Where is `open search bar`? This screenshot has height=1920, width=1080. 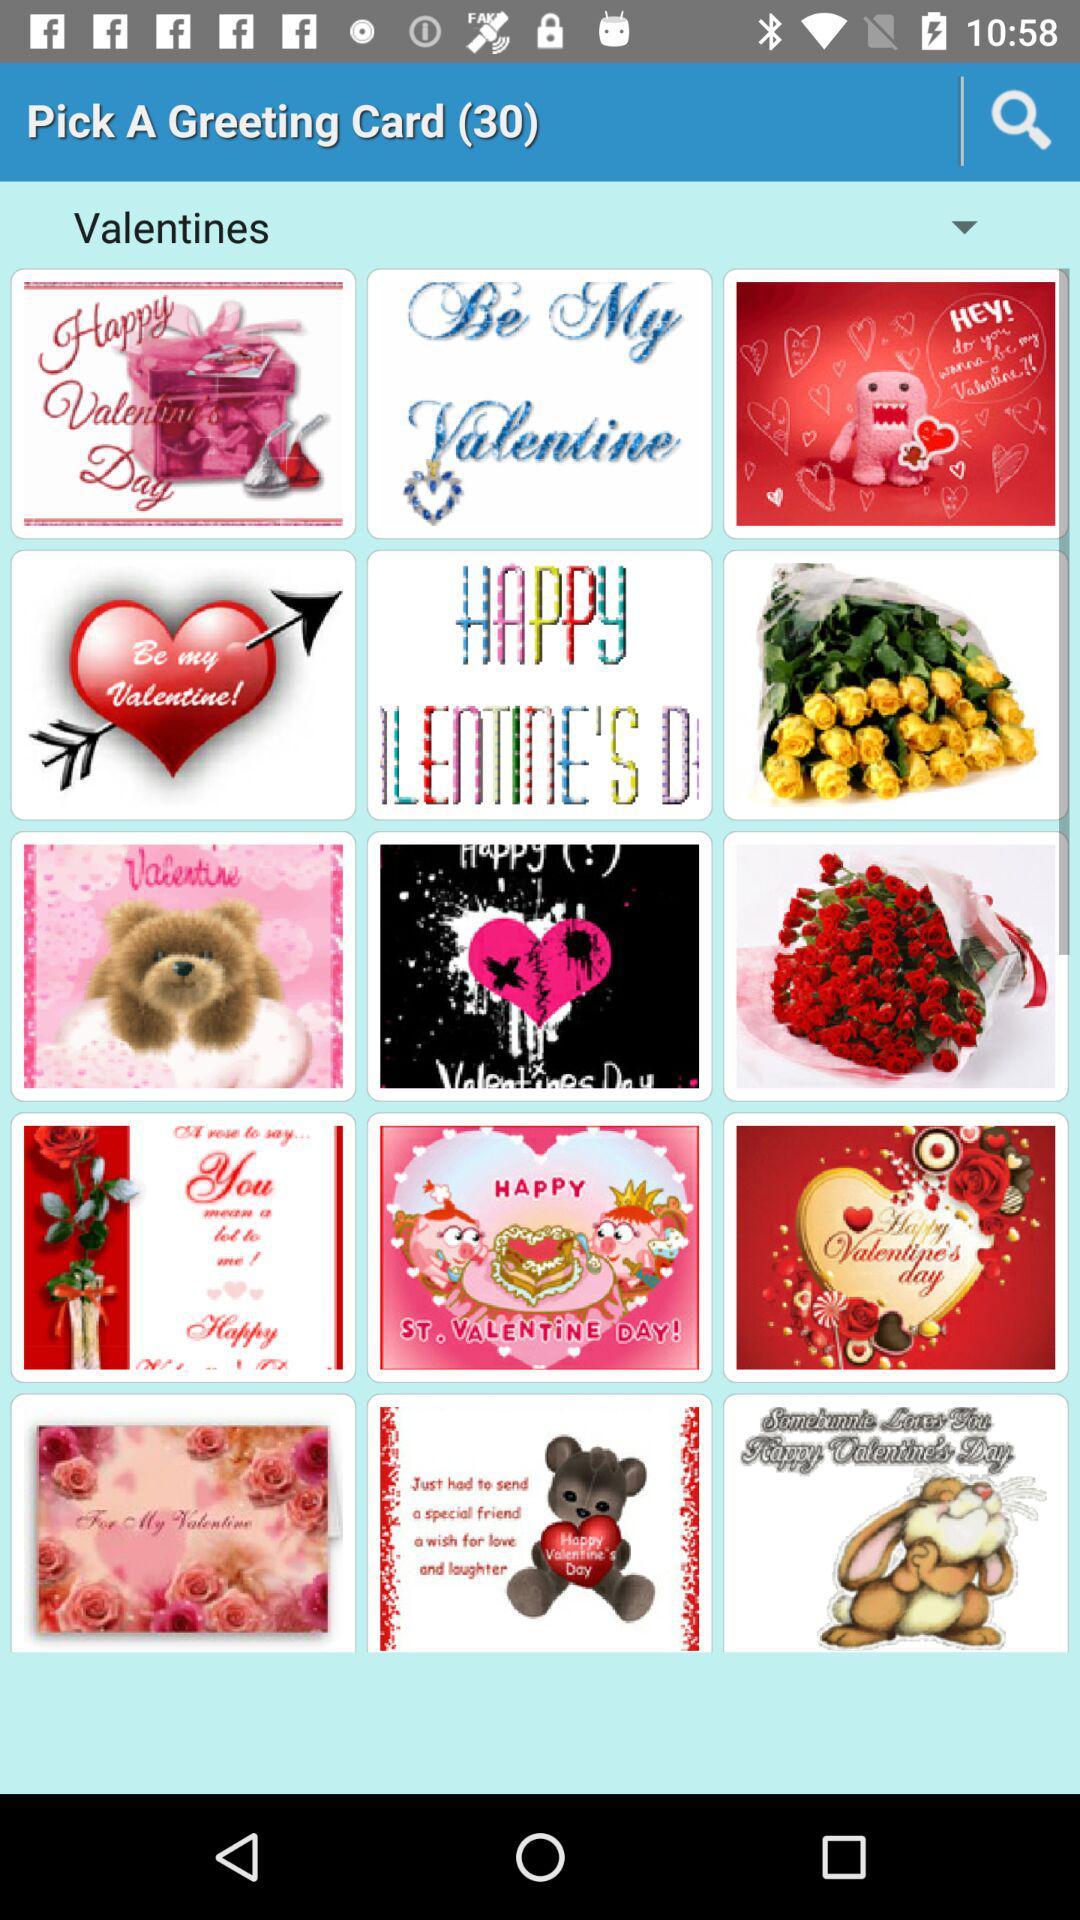
open search bar is located at coordinates (1021, 120).